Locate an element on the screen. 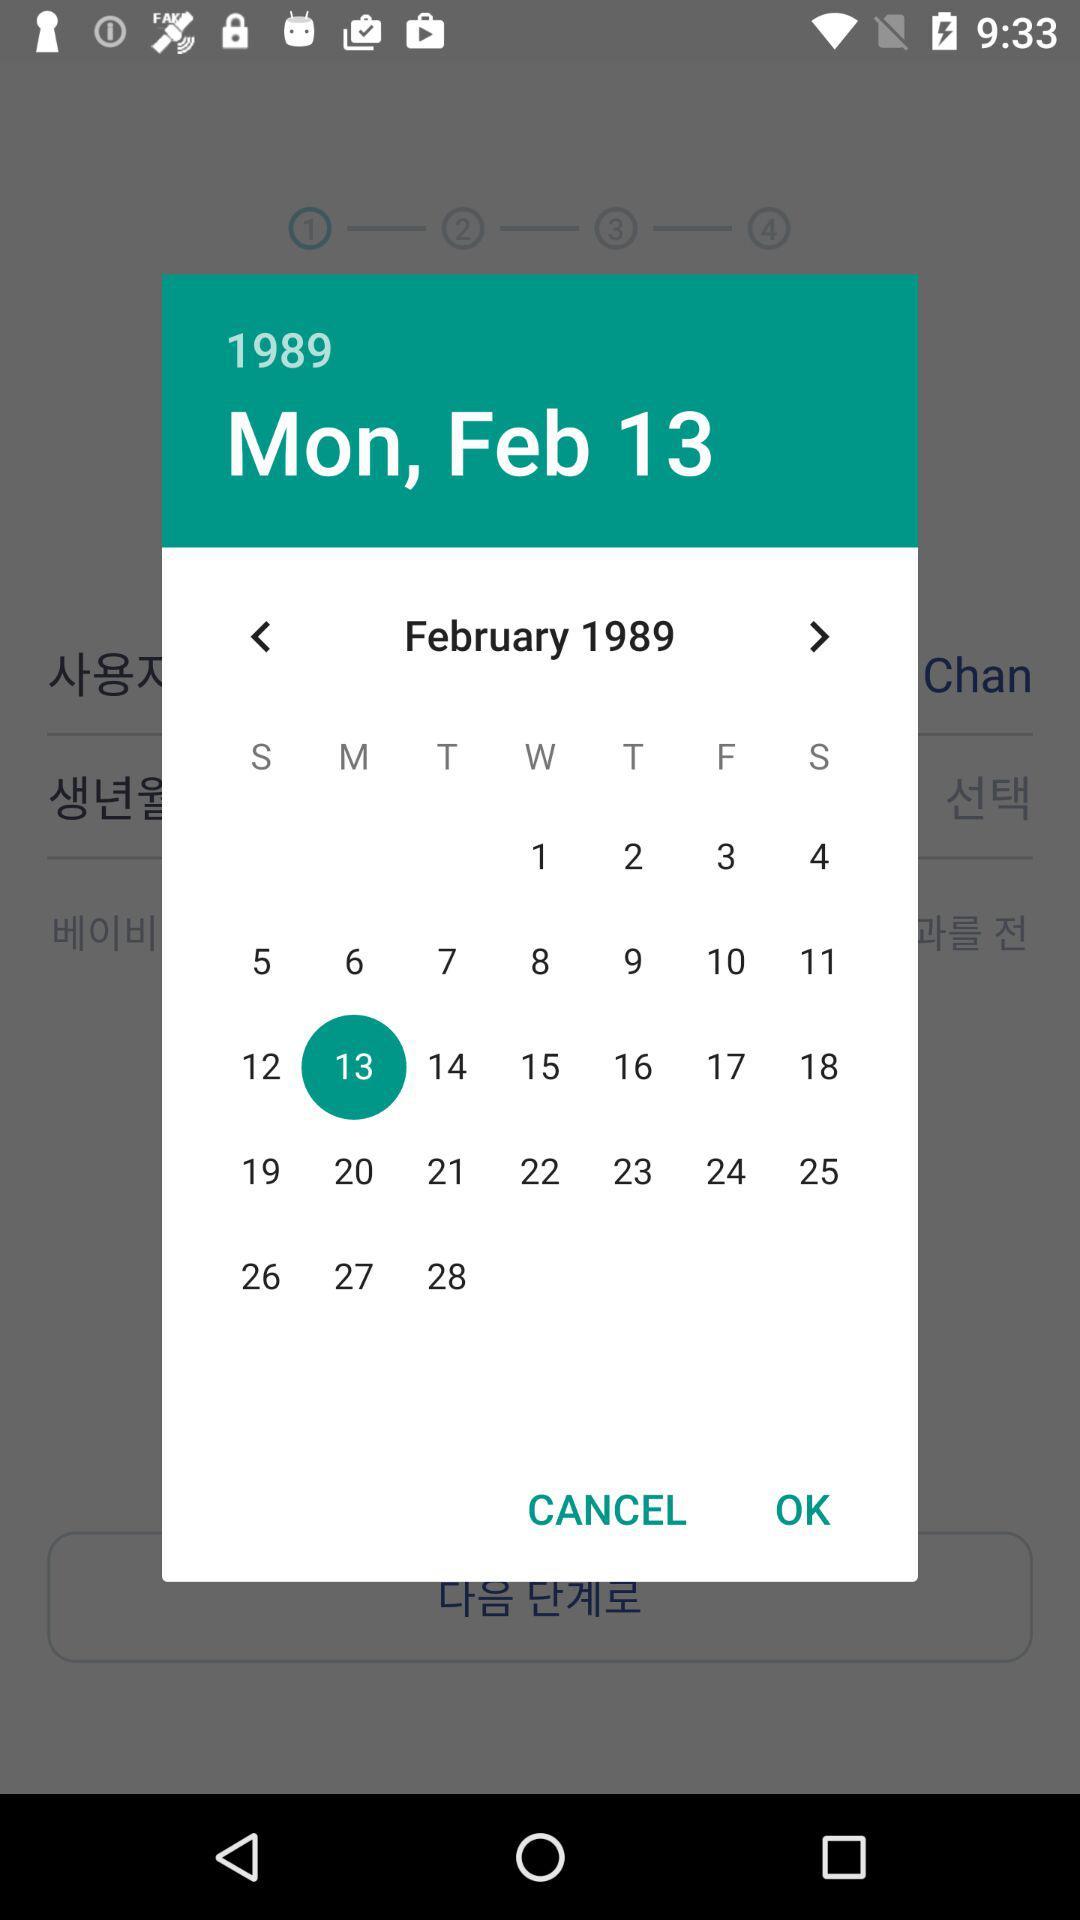 The width and height of the screenshot is (1080, 1920). icon below 1989 is located at coordinates (818, 635).